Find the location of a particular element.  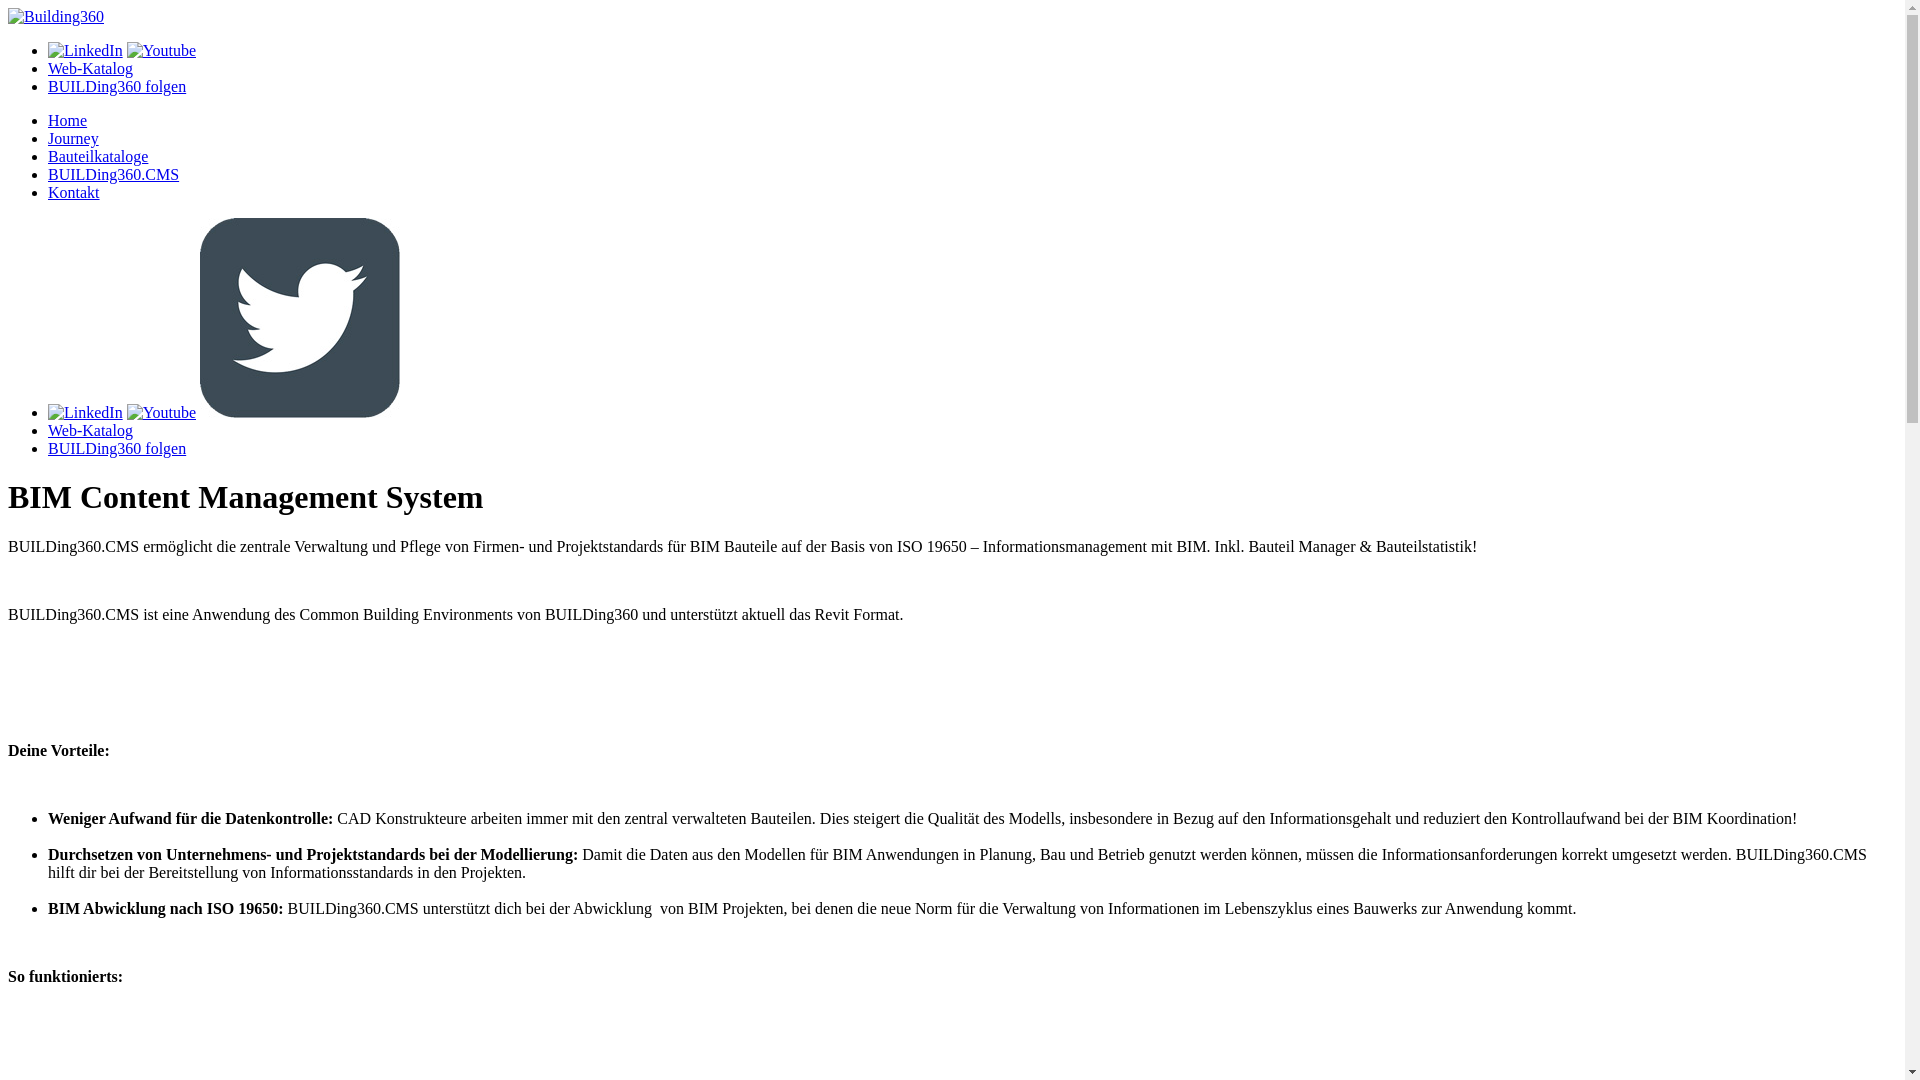

'Home' is located at coordinates (67, 120).